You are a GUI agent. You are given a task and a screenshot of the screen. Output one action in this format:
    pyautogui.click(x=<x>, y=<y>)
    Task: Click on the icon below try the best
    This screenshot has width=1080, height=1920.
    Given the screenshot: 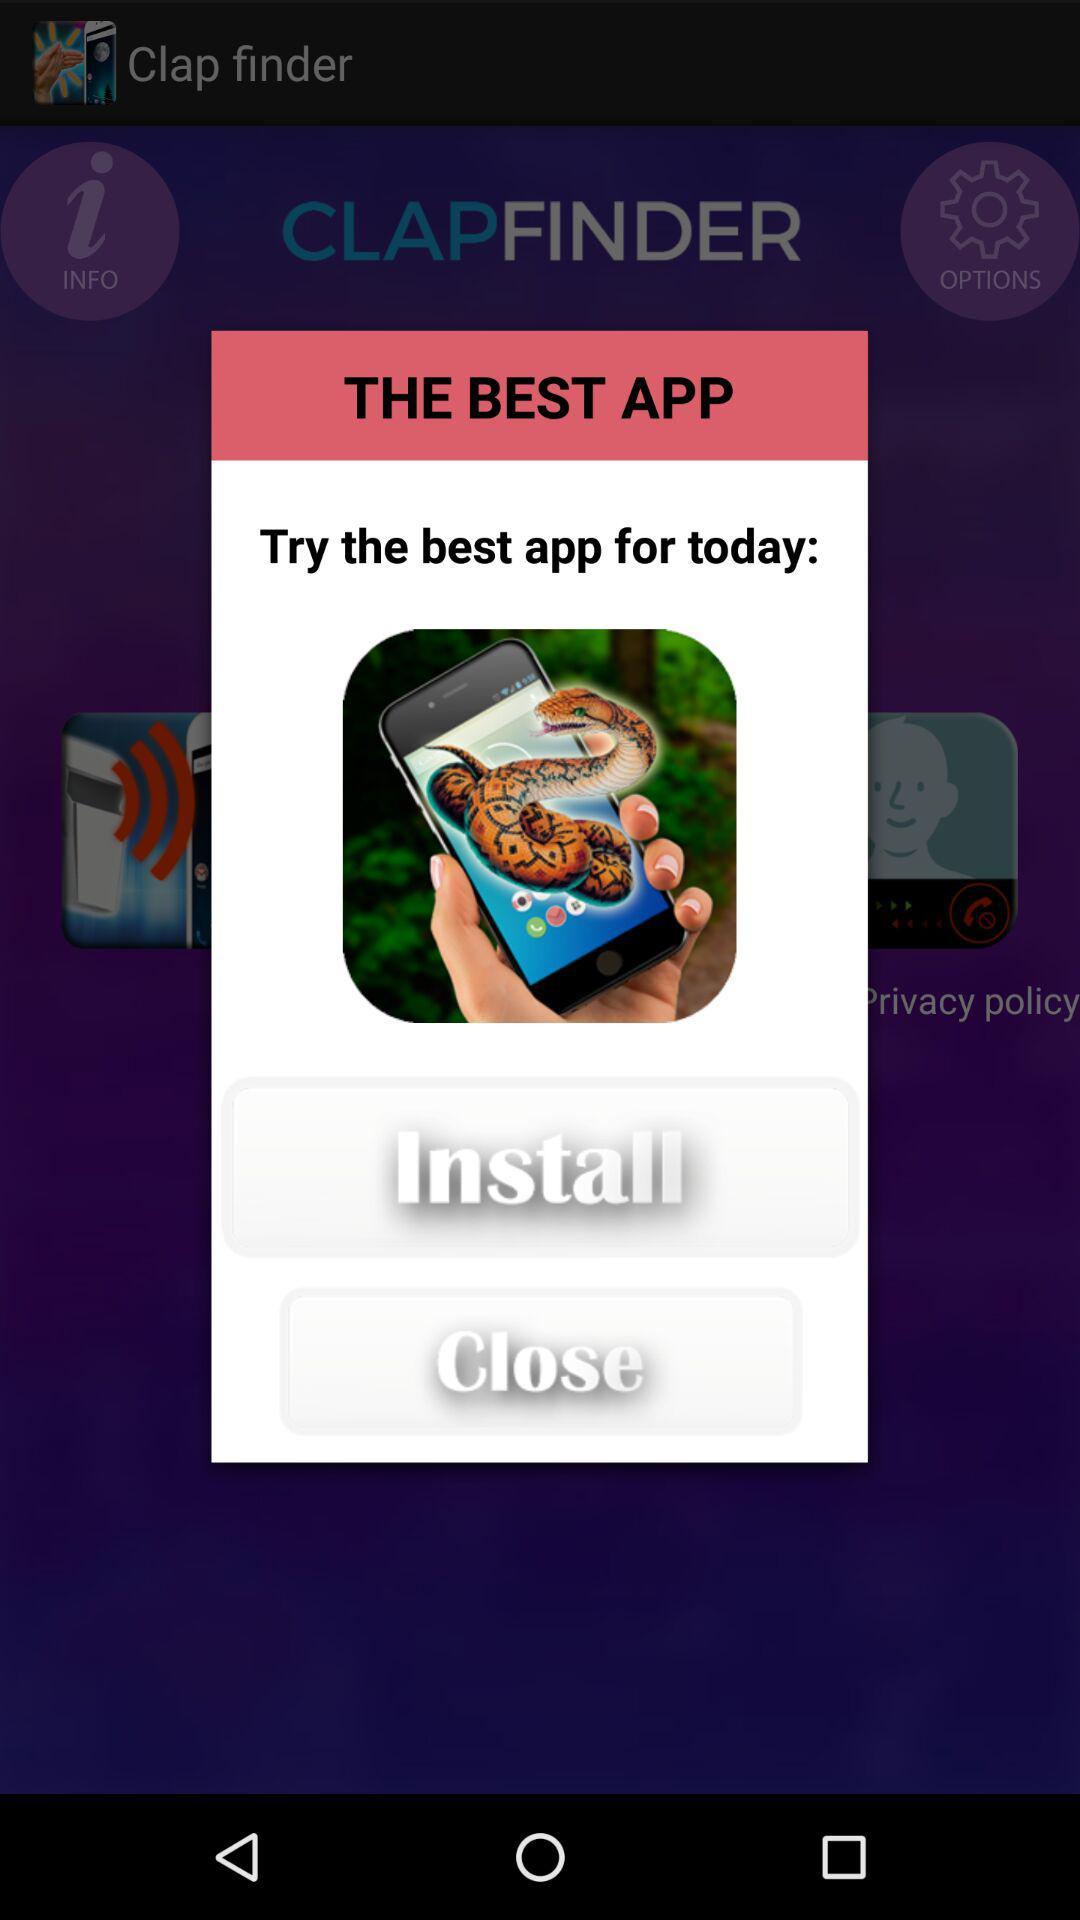 What is the action you would take?
    pyautogui.click(x=538, y=826)
    